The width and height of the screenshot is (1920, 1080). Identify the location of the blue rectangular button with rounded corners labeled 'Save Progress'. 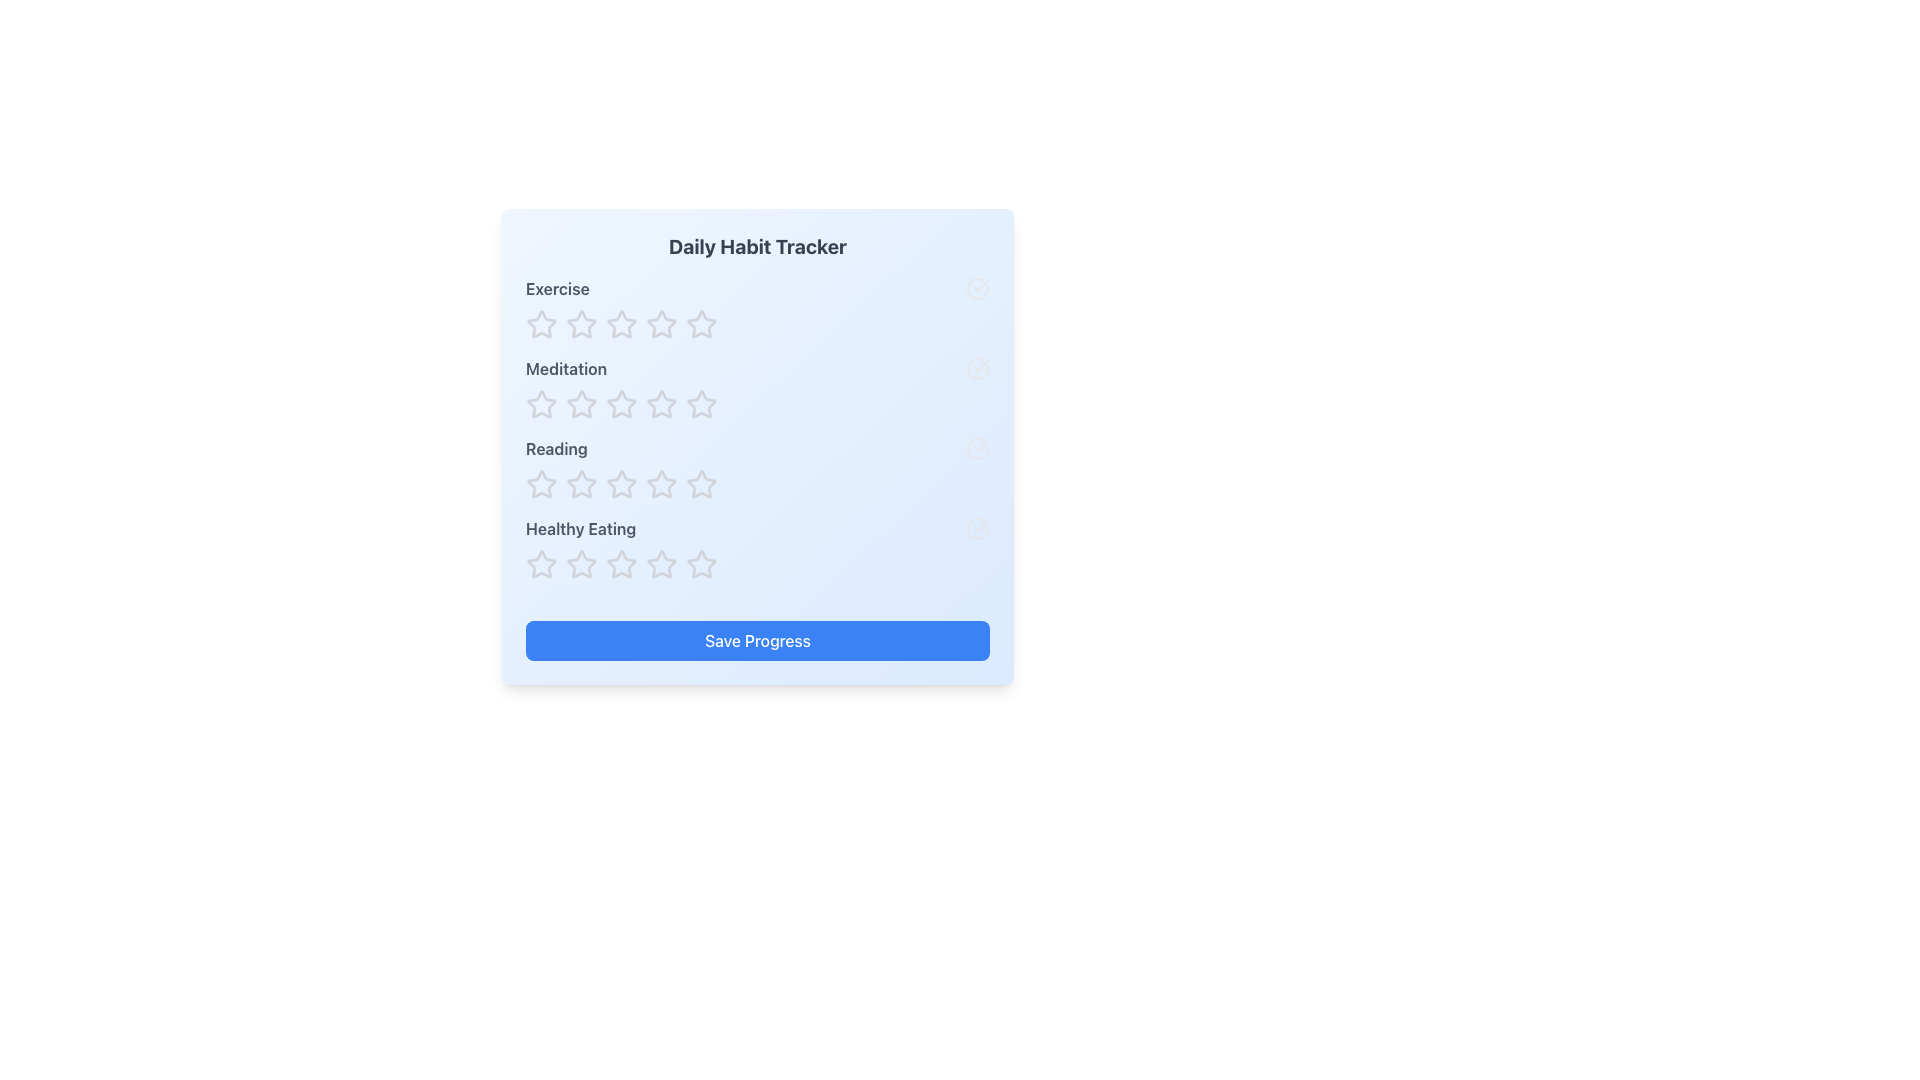
(757, 640).